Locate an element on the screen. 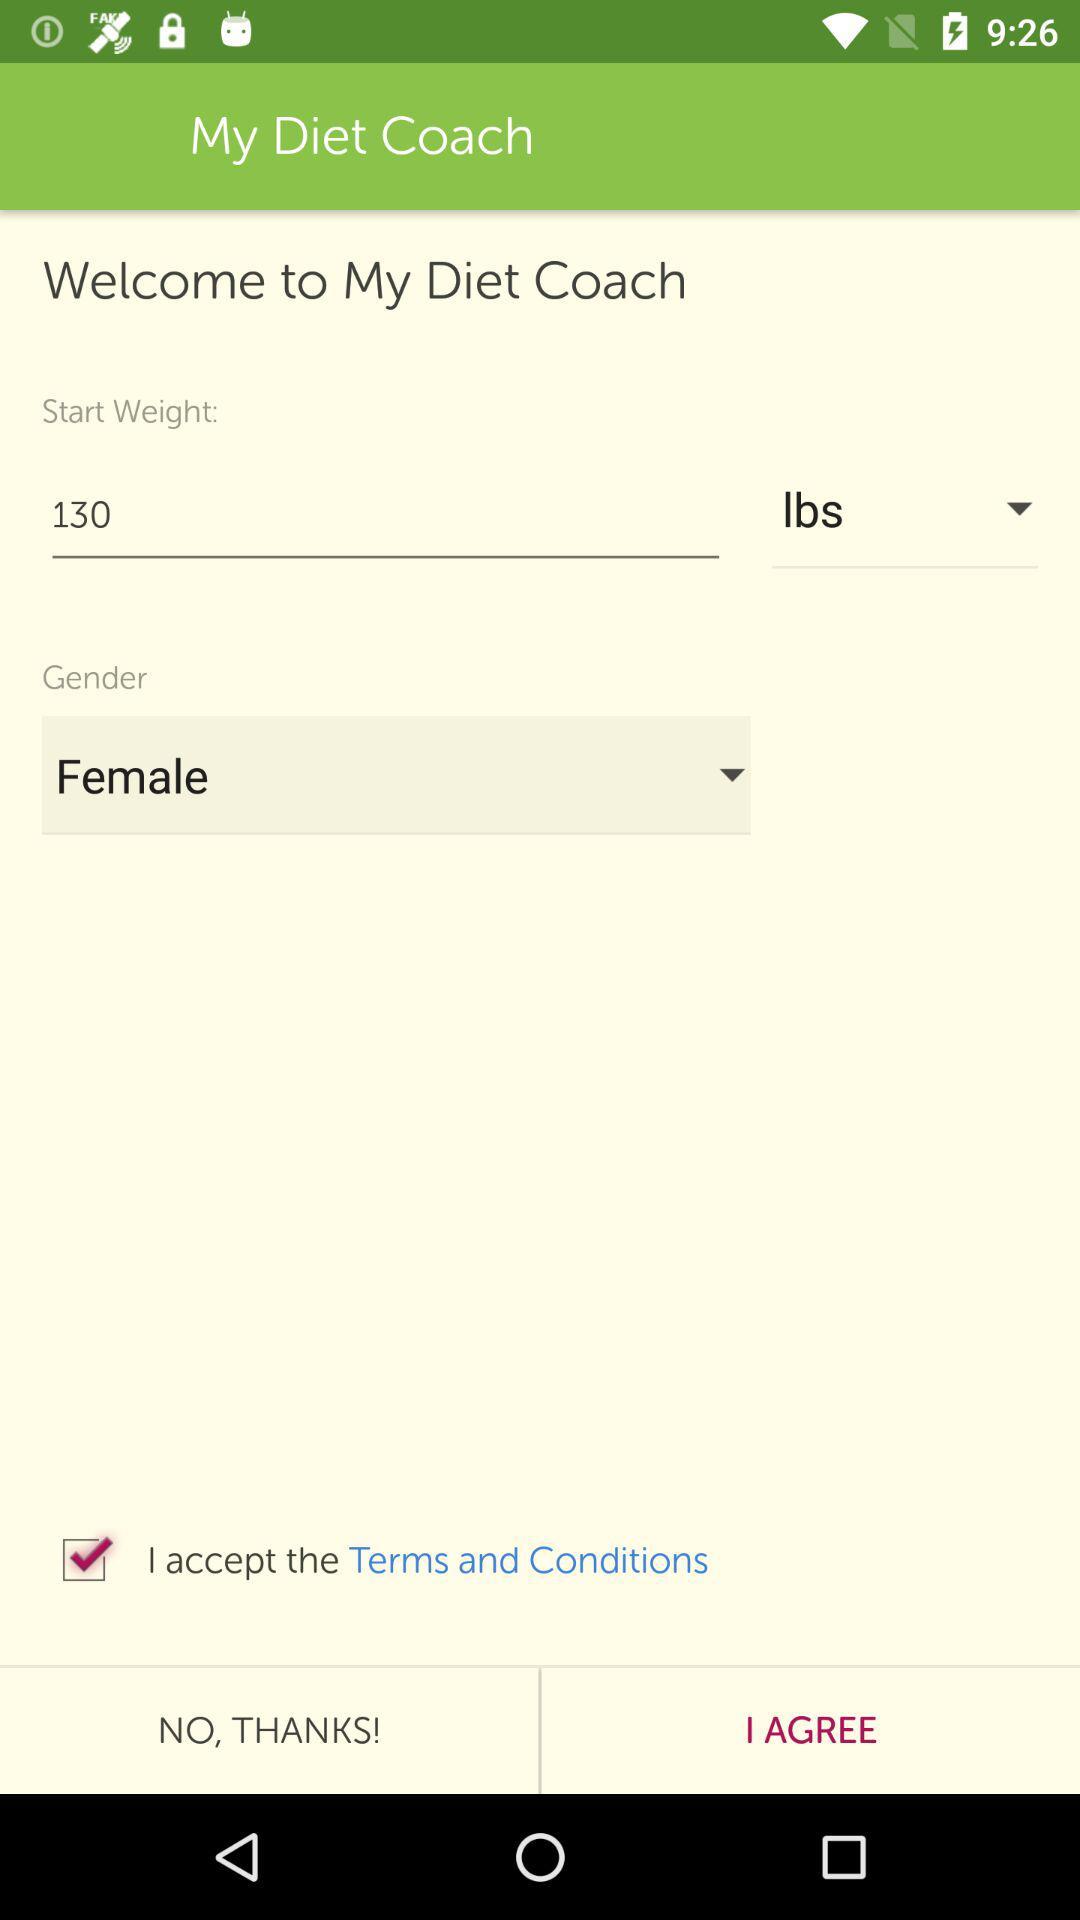 Image resolution: width=1080 pixels, height=1920 pixels. the i agree icon is located at coordinates (810, 1730).